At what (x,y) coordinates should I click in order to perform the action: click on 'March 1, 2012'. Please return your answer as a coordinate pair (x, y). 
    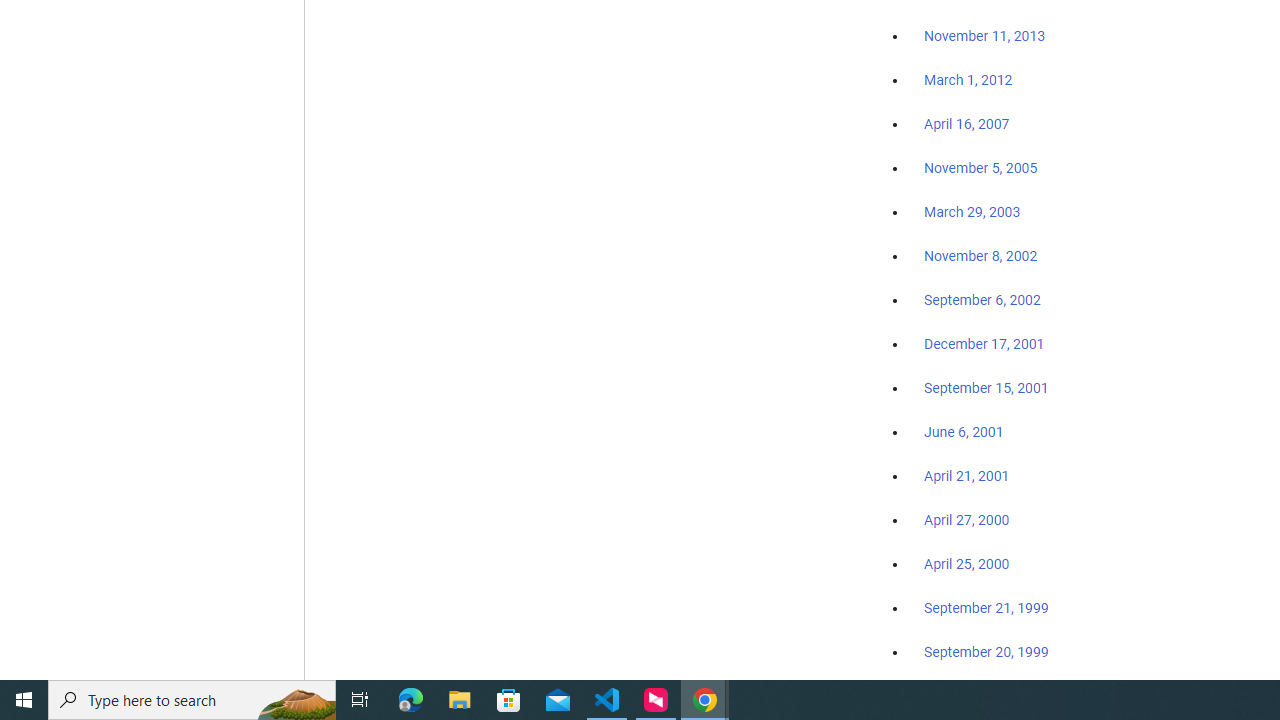
    Looking at the image, I should click on (968, 80).